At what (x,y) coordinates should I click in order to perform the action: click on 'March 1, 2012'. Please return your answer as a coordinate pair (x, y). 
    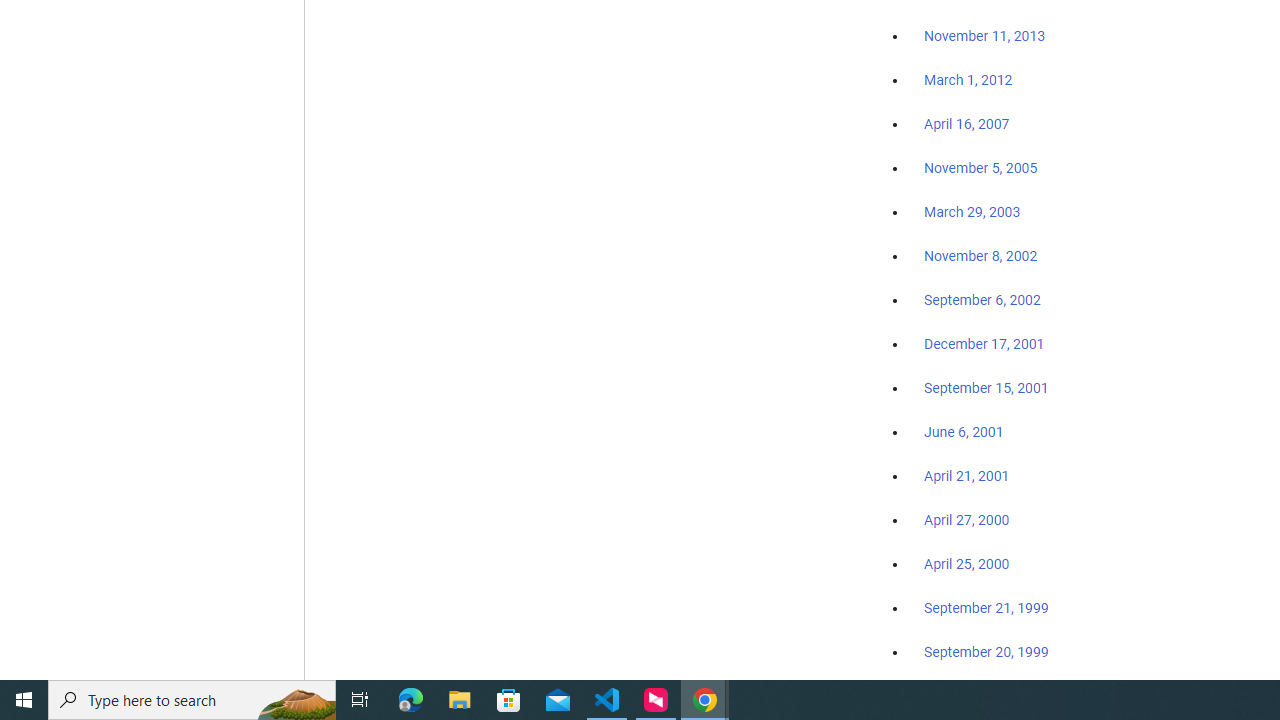
    Looking at the image, I should click on (968, 80).